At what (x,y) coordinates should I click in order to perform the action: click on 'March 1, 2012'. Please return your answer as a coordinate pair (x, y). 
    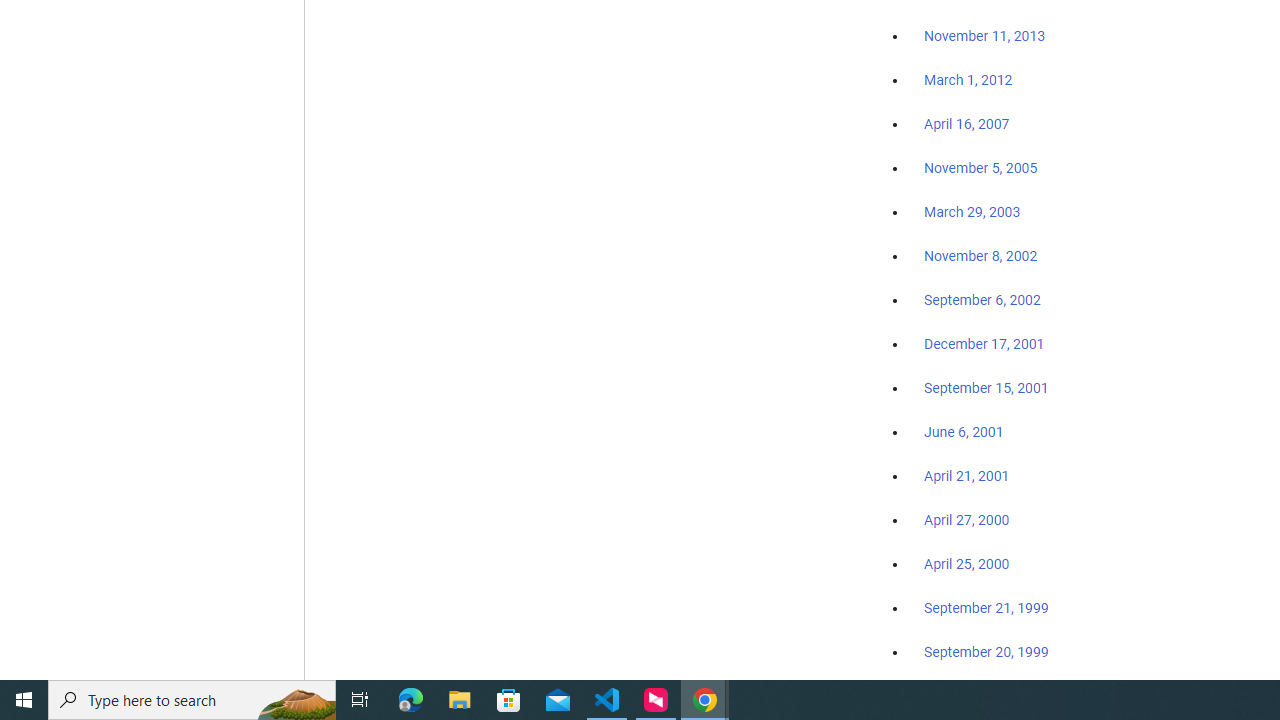
    Looking at the image, I should click on (968, 80).